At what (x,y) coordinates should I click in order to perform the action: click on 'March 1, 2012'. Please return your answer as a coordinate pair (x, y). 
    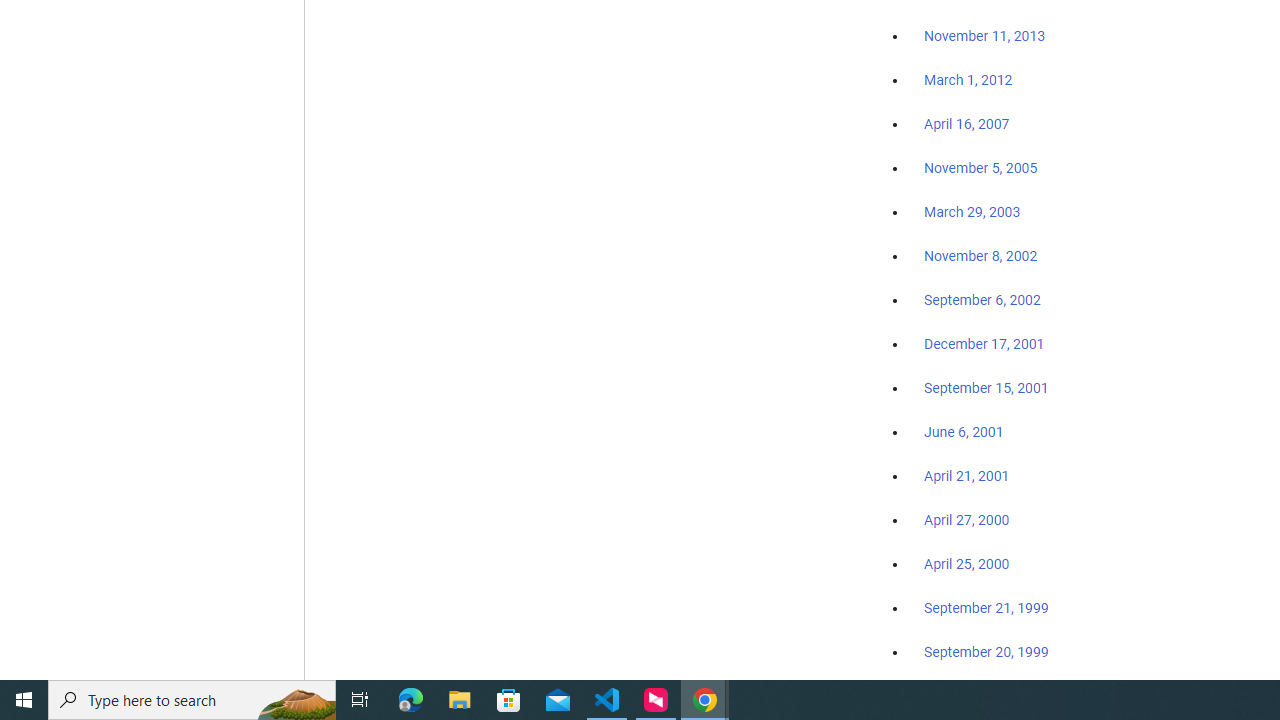
    Looking at the image, I should click on (968, 80).